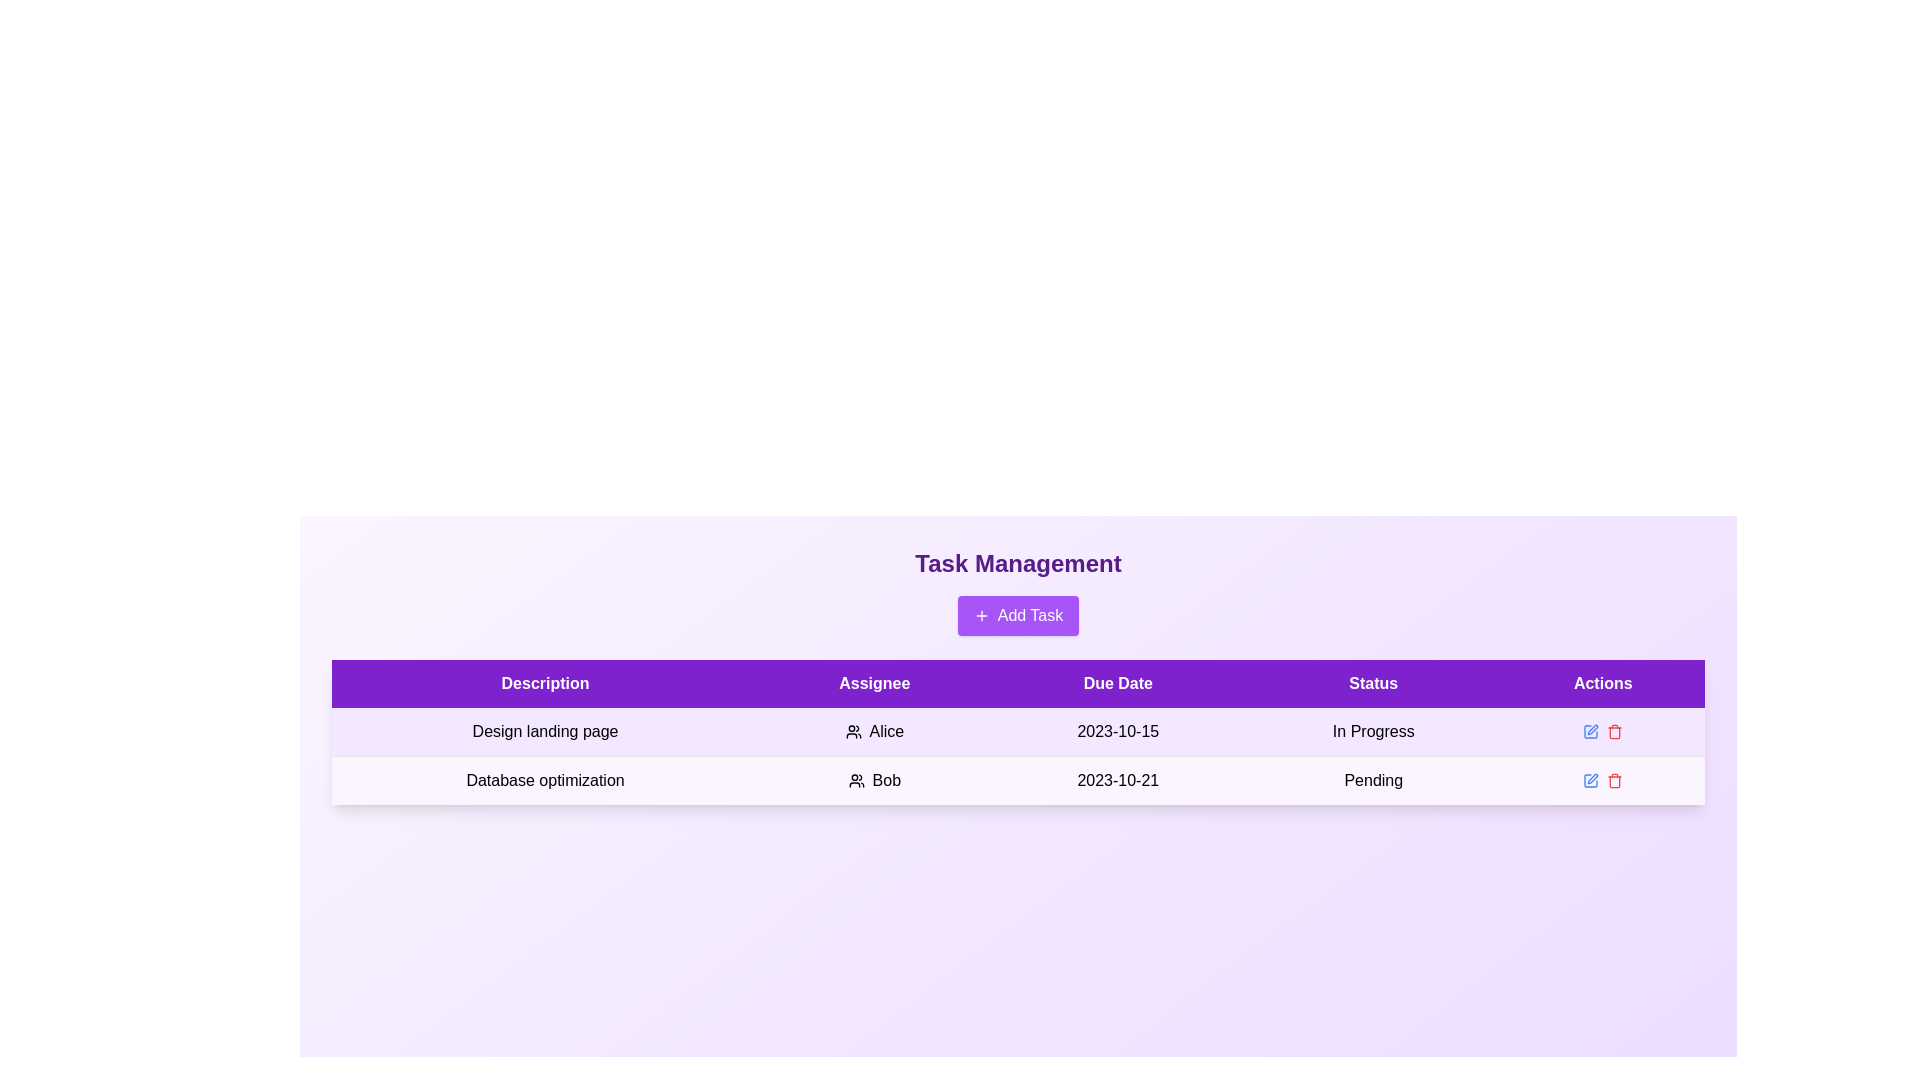 The image size is (1920, 1080). What do you see at coordinates (856, 779) in the screenshot?
I see `the user group icon associated with the name 'Bob' located in the 'Assignee' section of the table` at bounding box center [856, 779].